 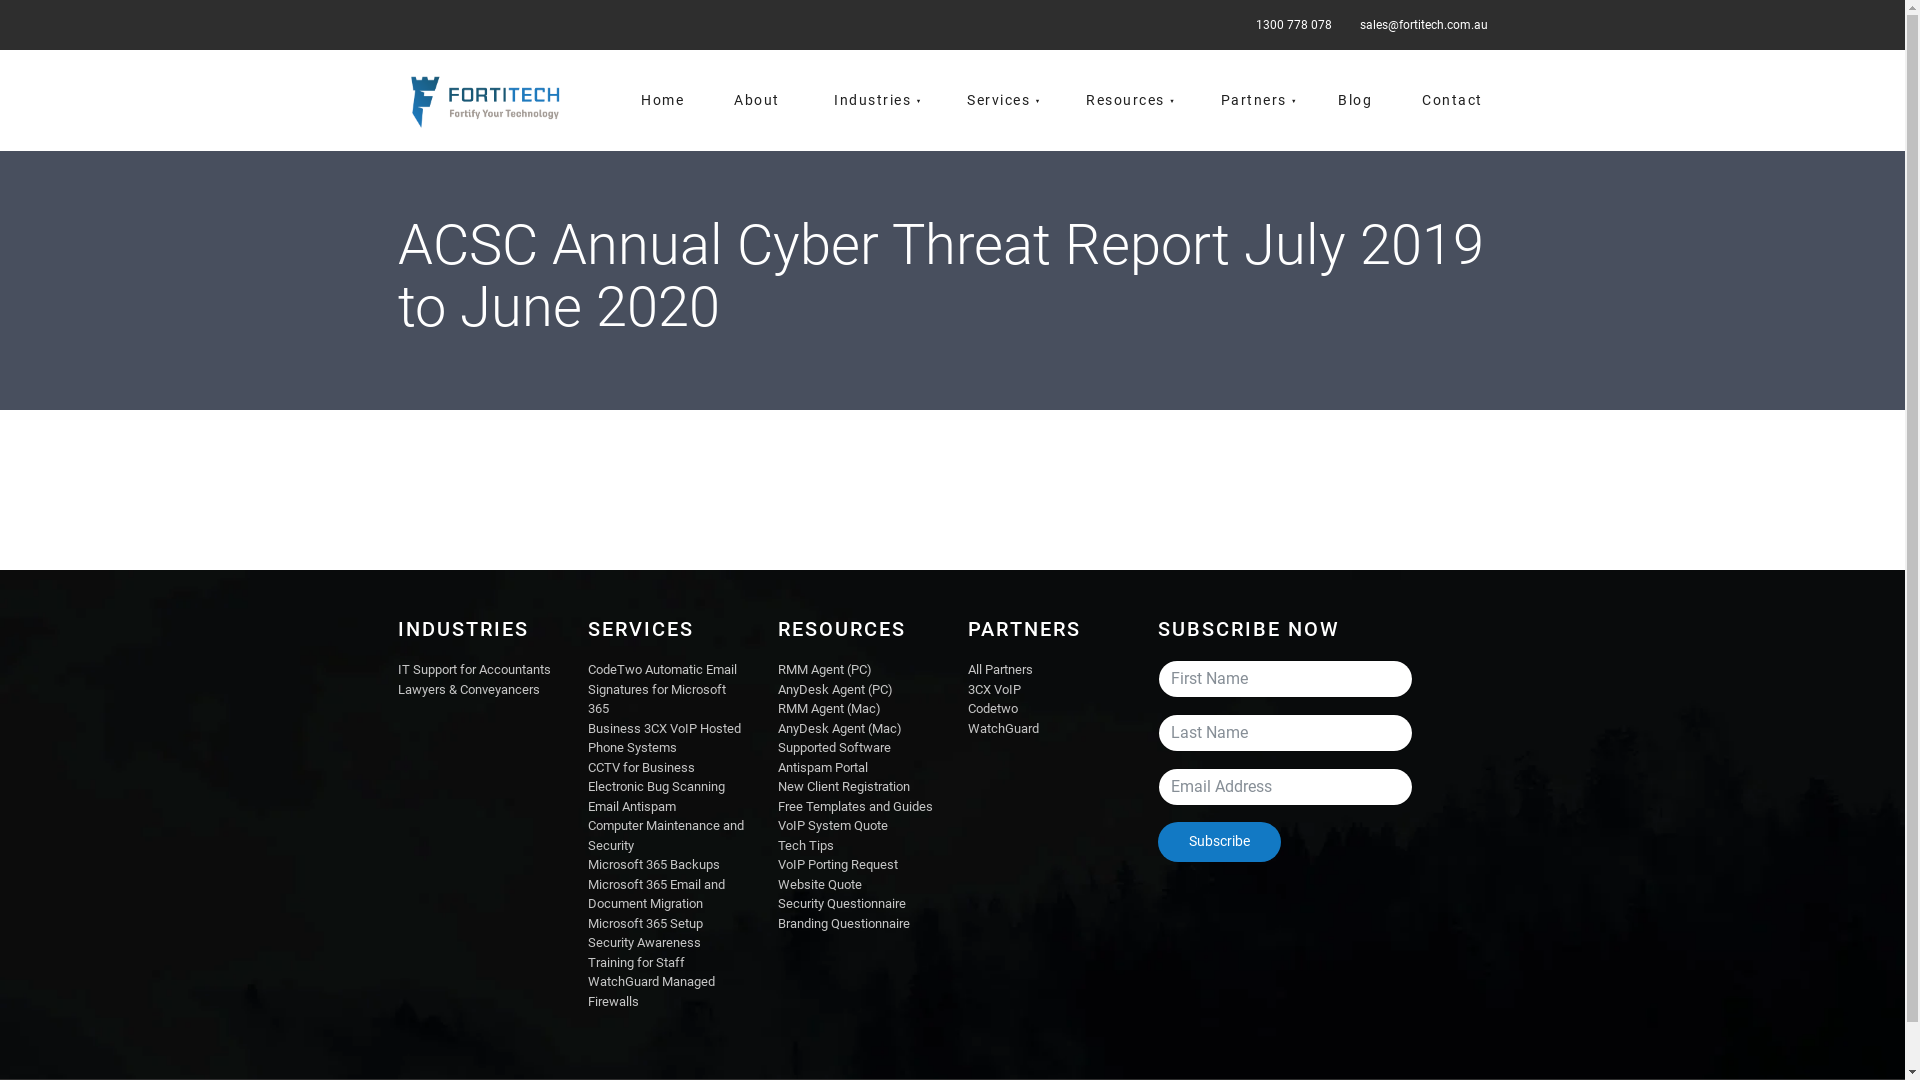 What do you see at coordinates (1003, 728) in the screenshot?
I see `'WatchGuard'` at bounding box center [1003, 728].